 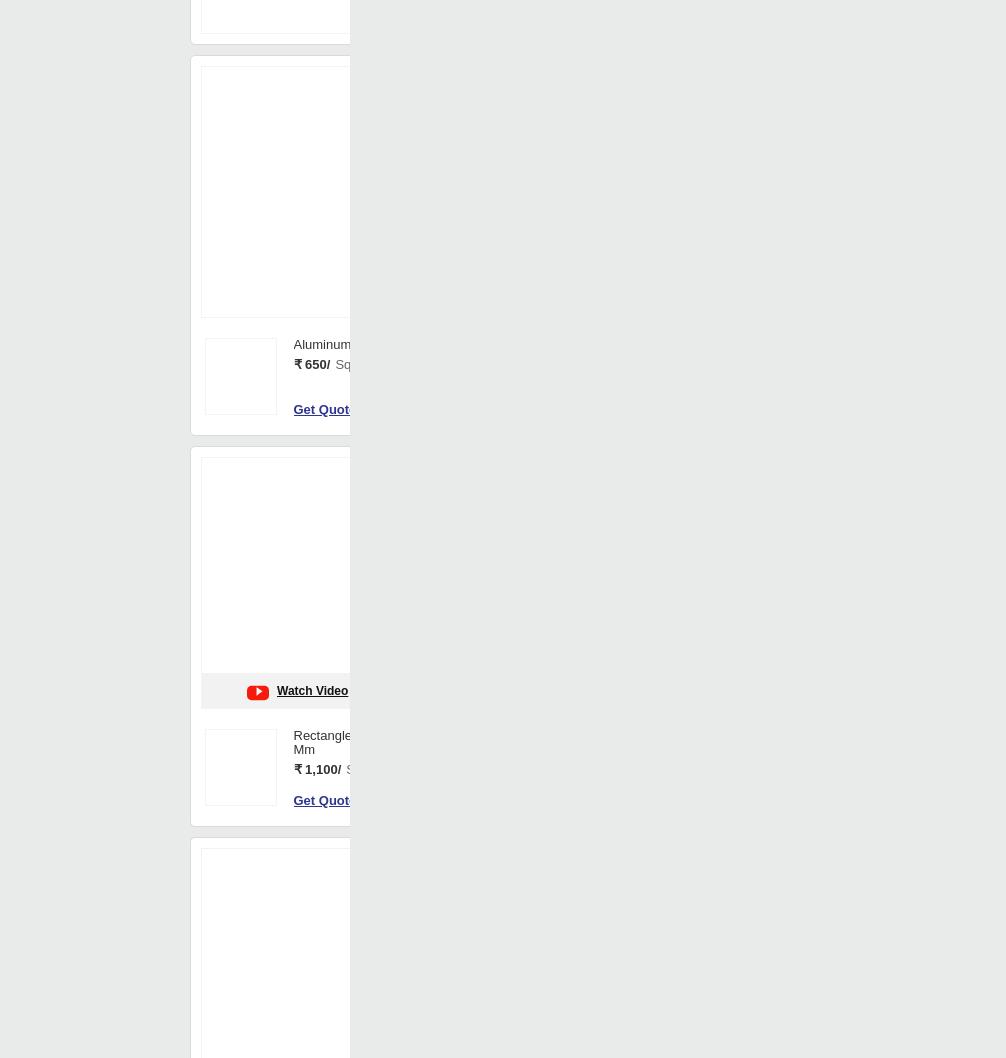 I want to click on ':  240 V', so click(x=540, y=135).